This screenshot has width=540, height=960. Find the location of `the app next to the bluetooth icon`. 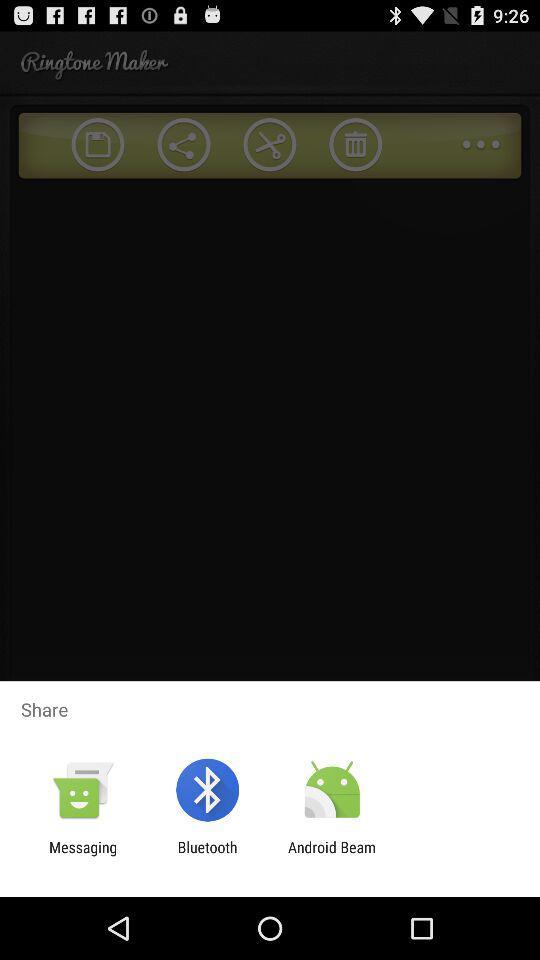

the app next to the bluetooth icon is located at coordinates (332, 855).